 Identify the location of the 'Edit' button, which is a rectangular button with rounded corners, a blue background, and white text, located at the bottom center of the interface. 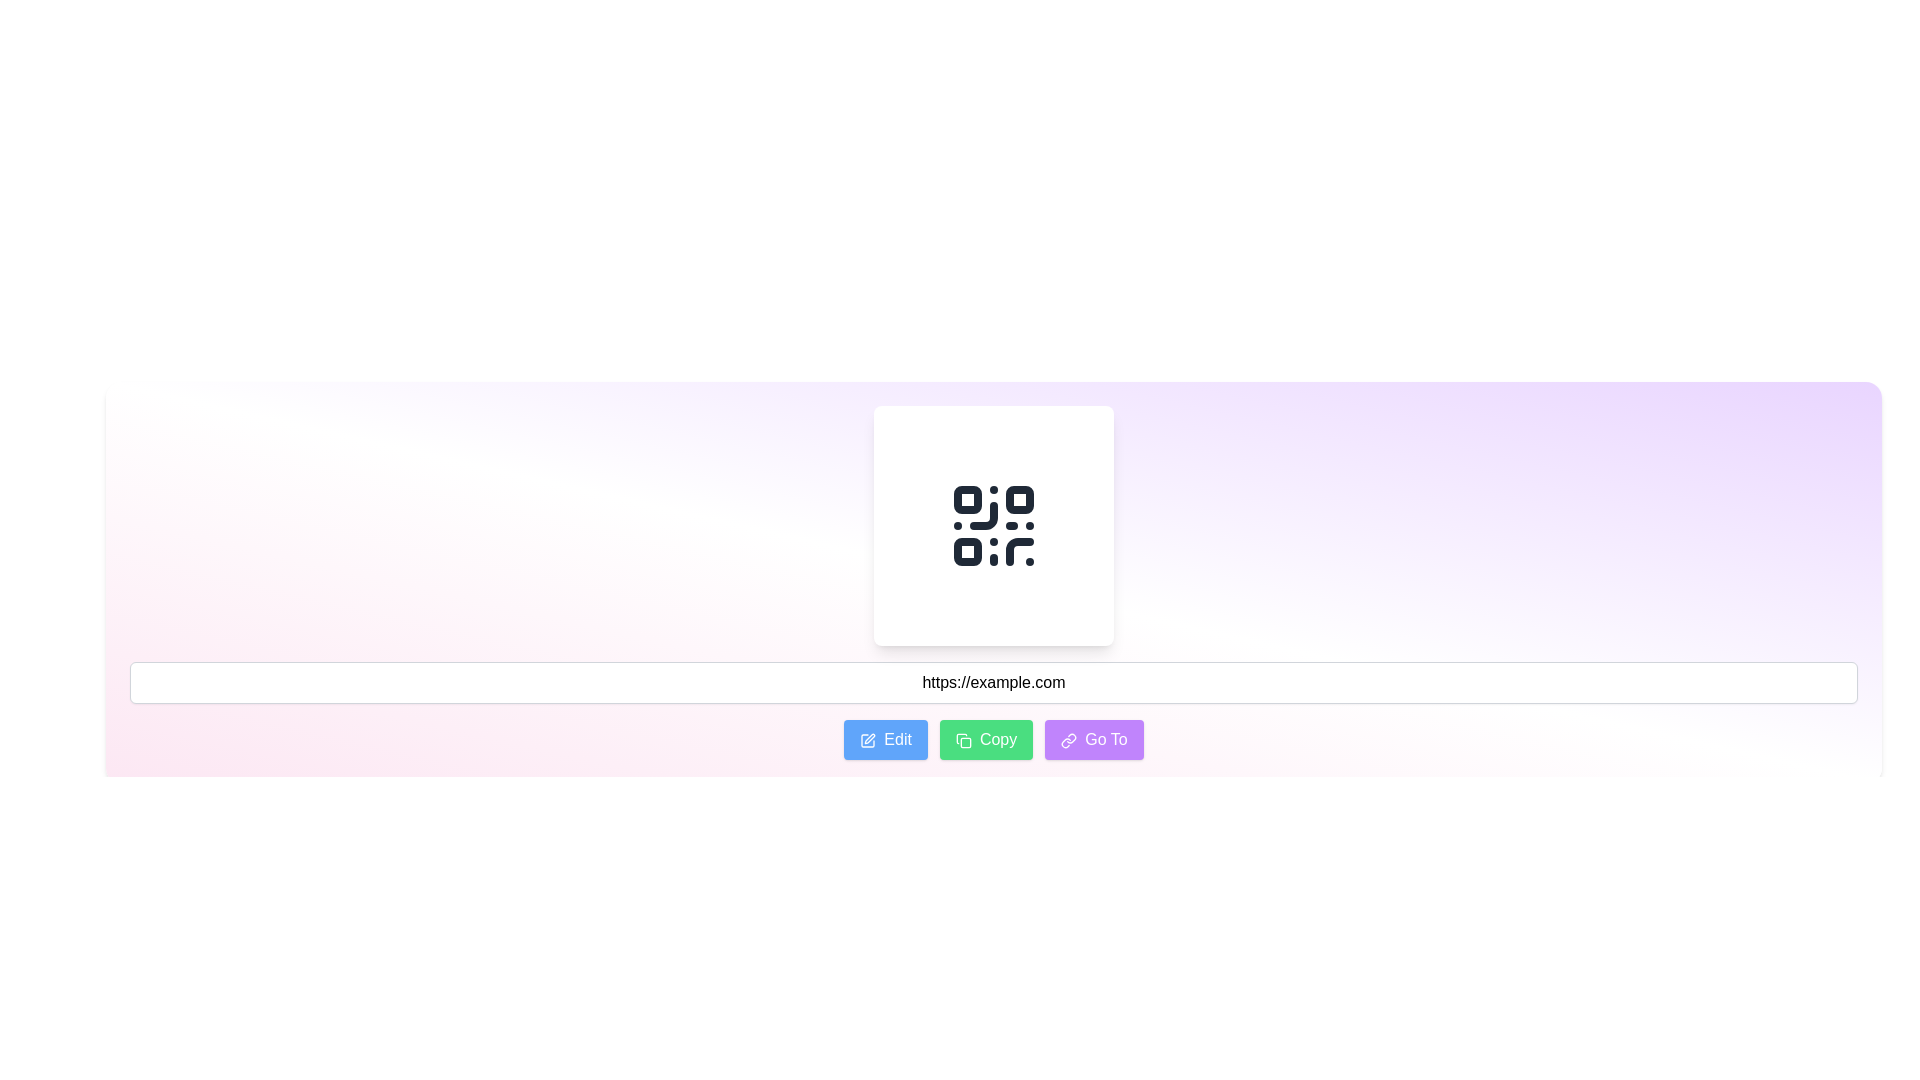
(885, 740).